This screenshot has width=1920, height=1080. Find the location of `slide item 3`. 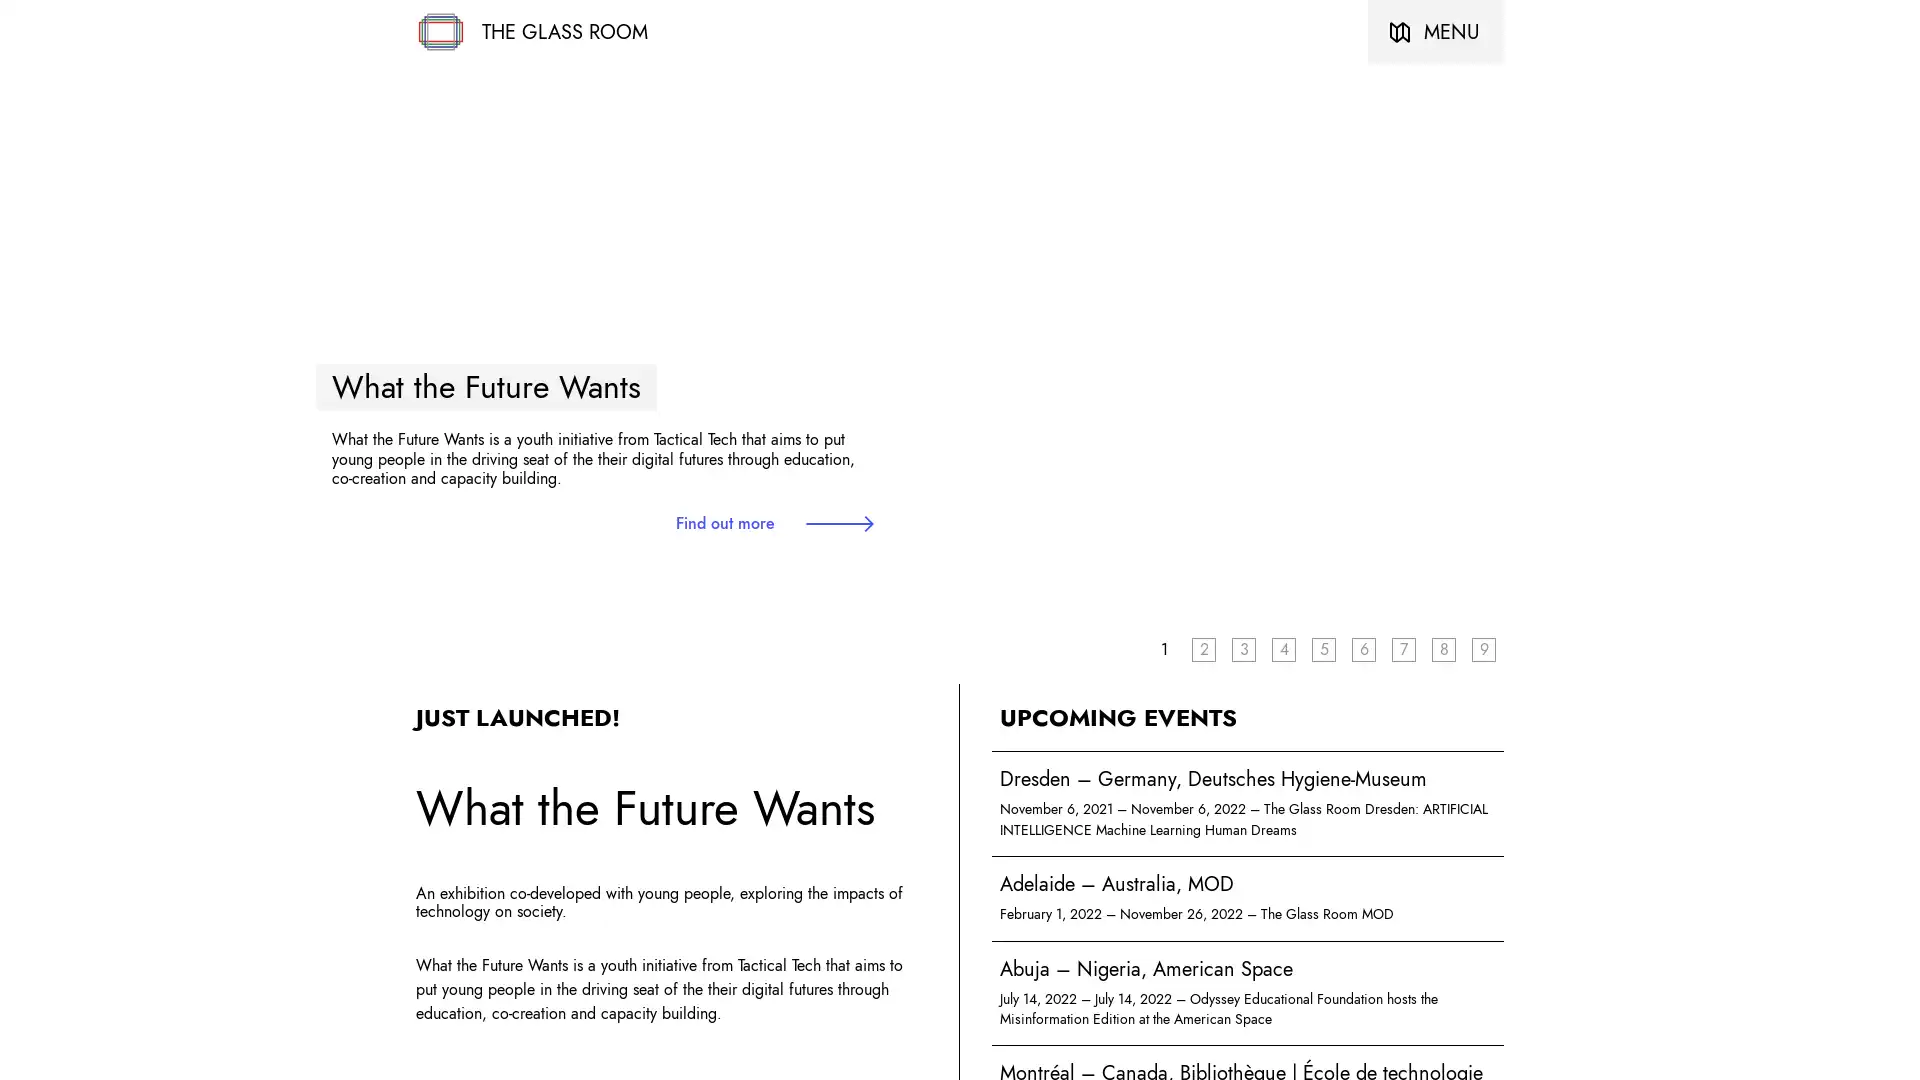

slide item 3 is located at coordinates (1242, 648).